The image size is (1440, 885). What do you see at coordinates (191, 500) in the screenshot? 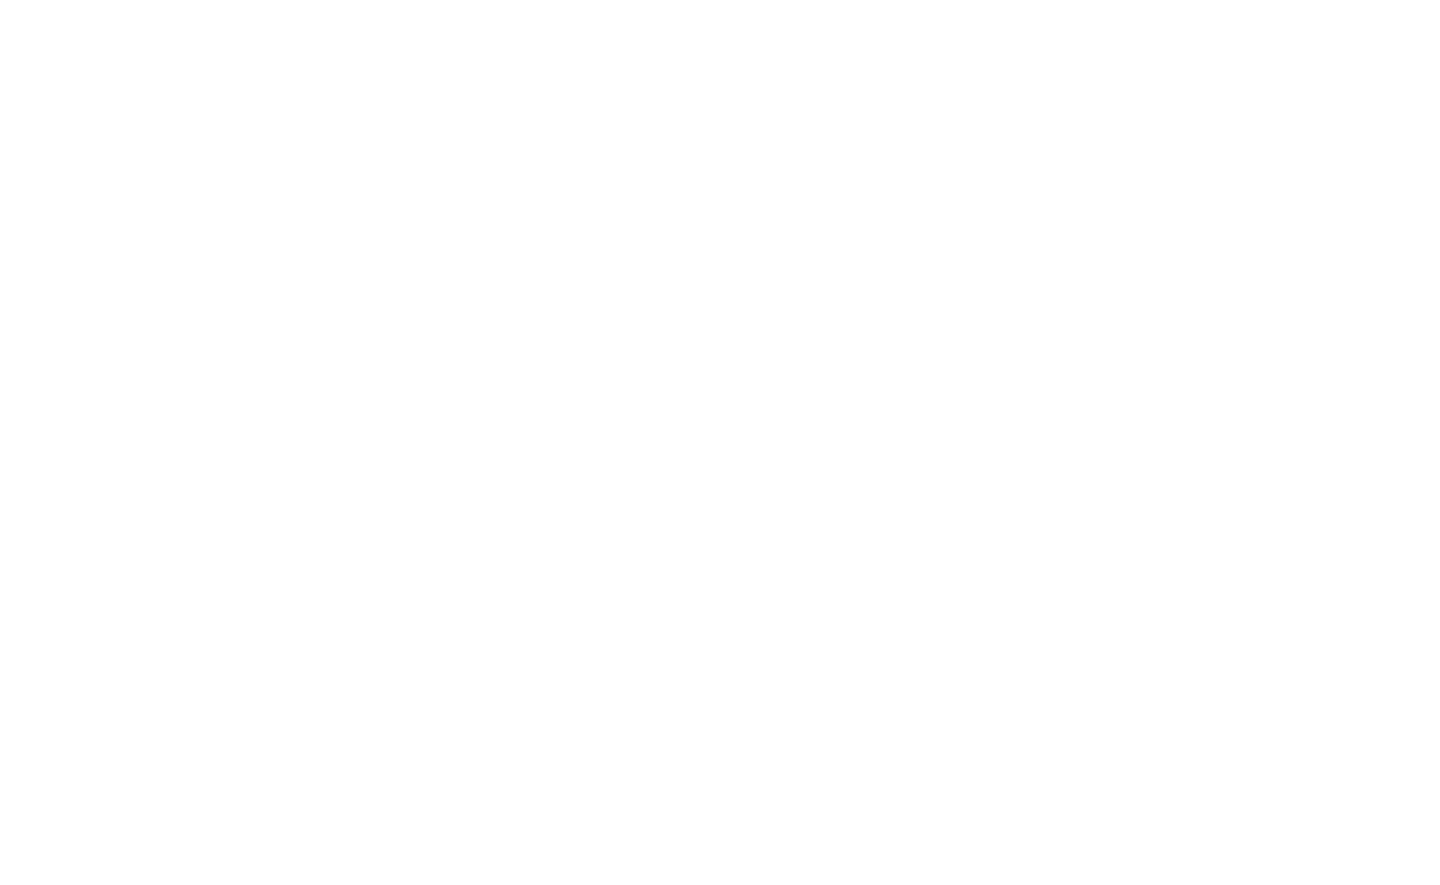
I see `'Pregame Notes: Rangers vs. Blue Jackets'` at bounding box center [191, 500].